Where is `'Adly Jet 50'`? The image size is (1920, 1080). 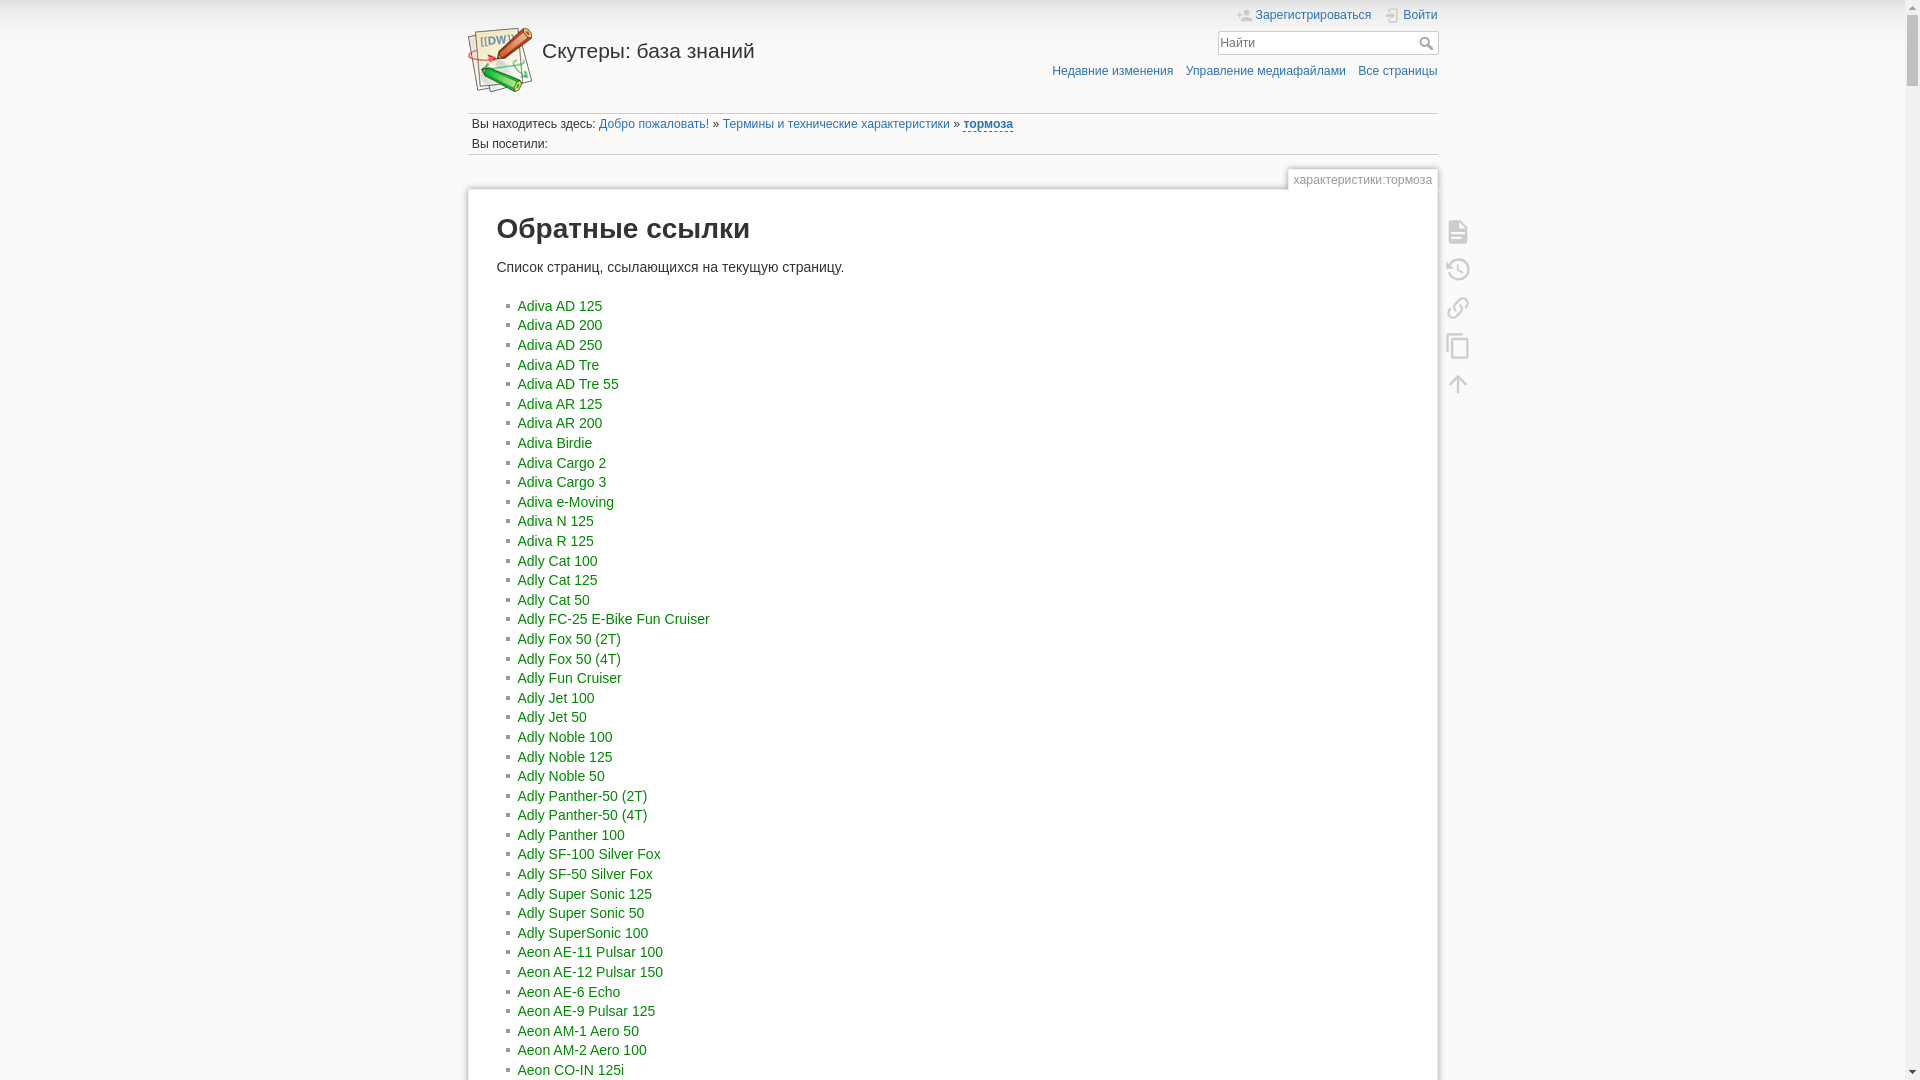 'Adly Jet 50' is located at coordinates (518, 716).